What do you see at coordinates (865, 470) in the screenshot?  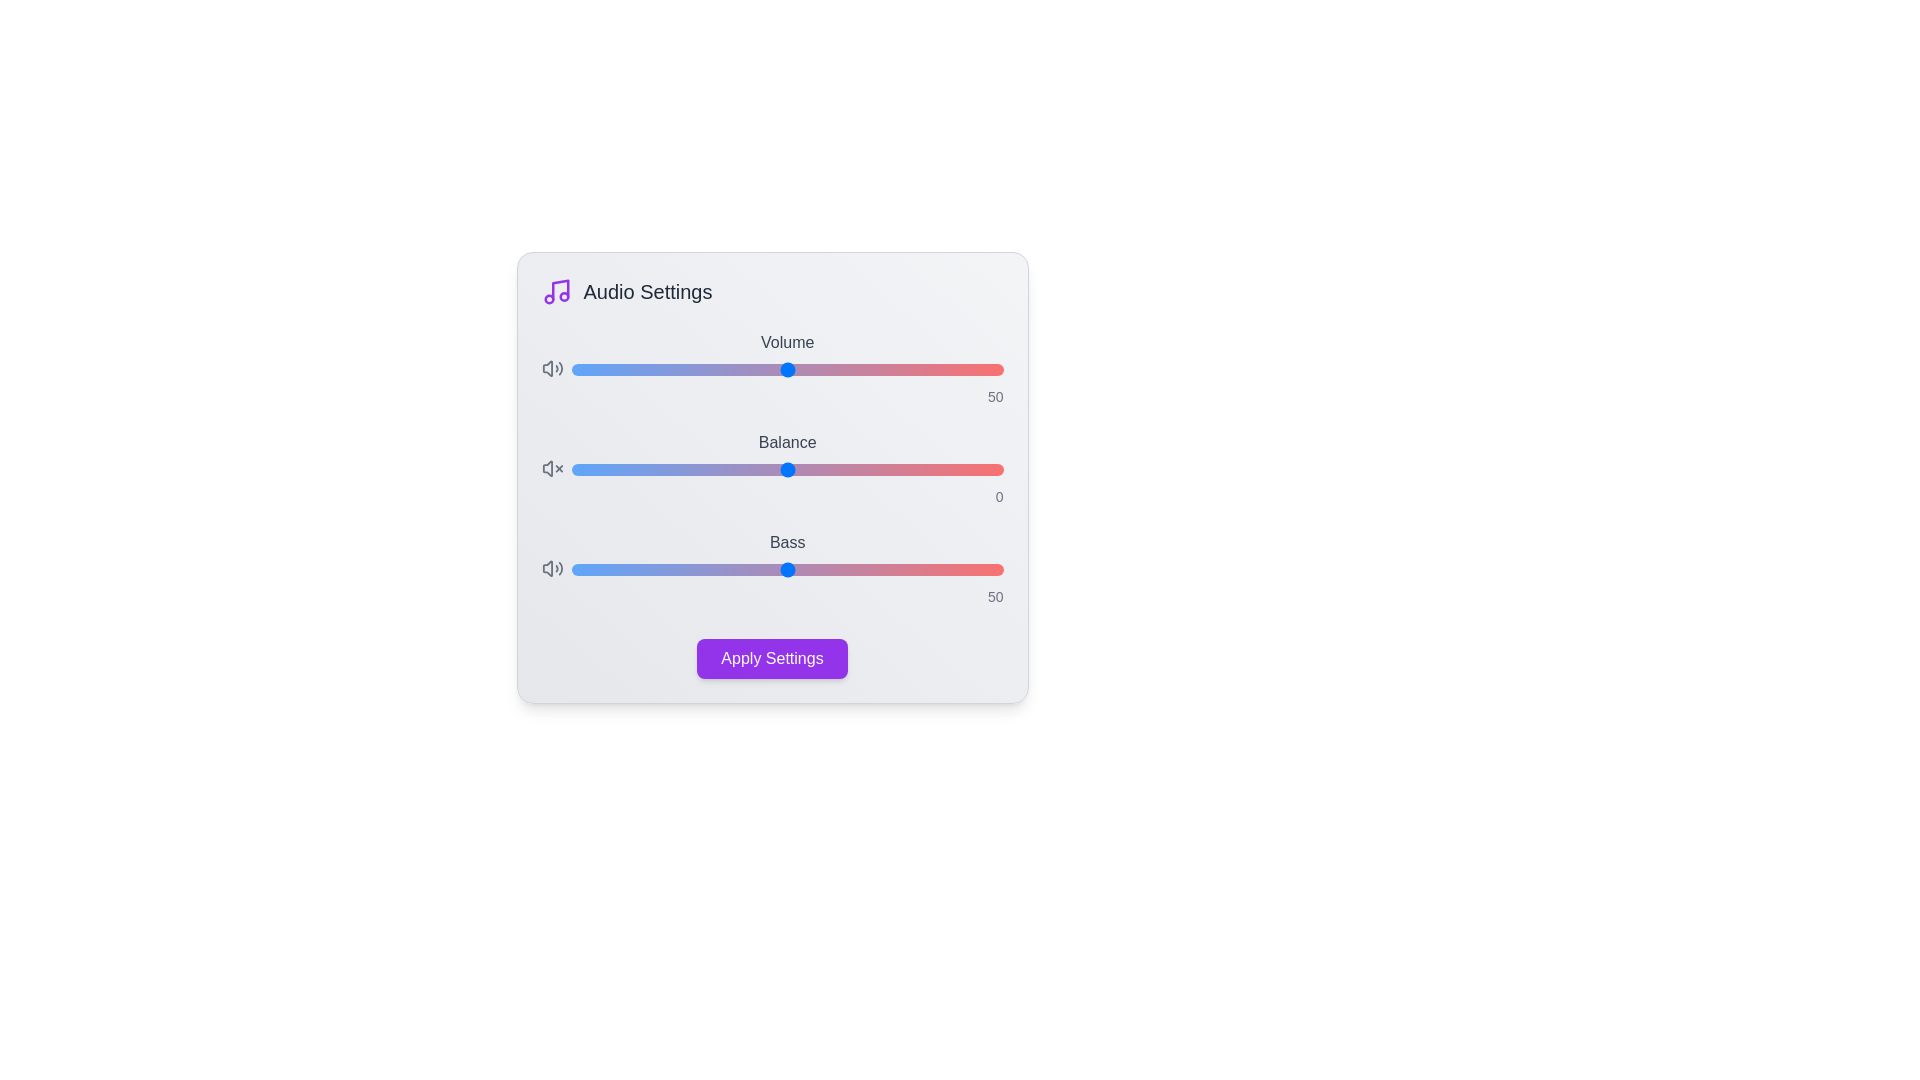 I see `the 'Balance' slider to the specified value 18` at bounding box center [865, 470].